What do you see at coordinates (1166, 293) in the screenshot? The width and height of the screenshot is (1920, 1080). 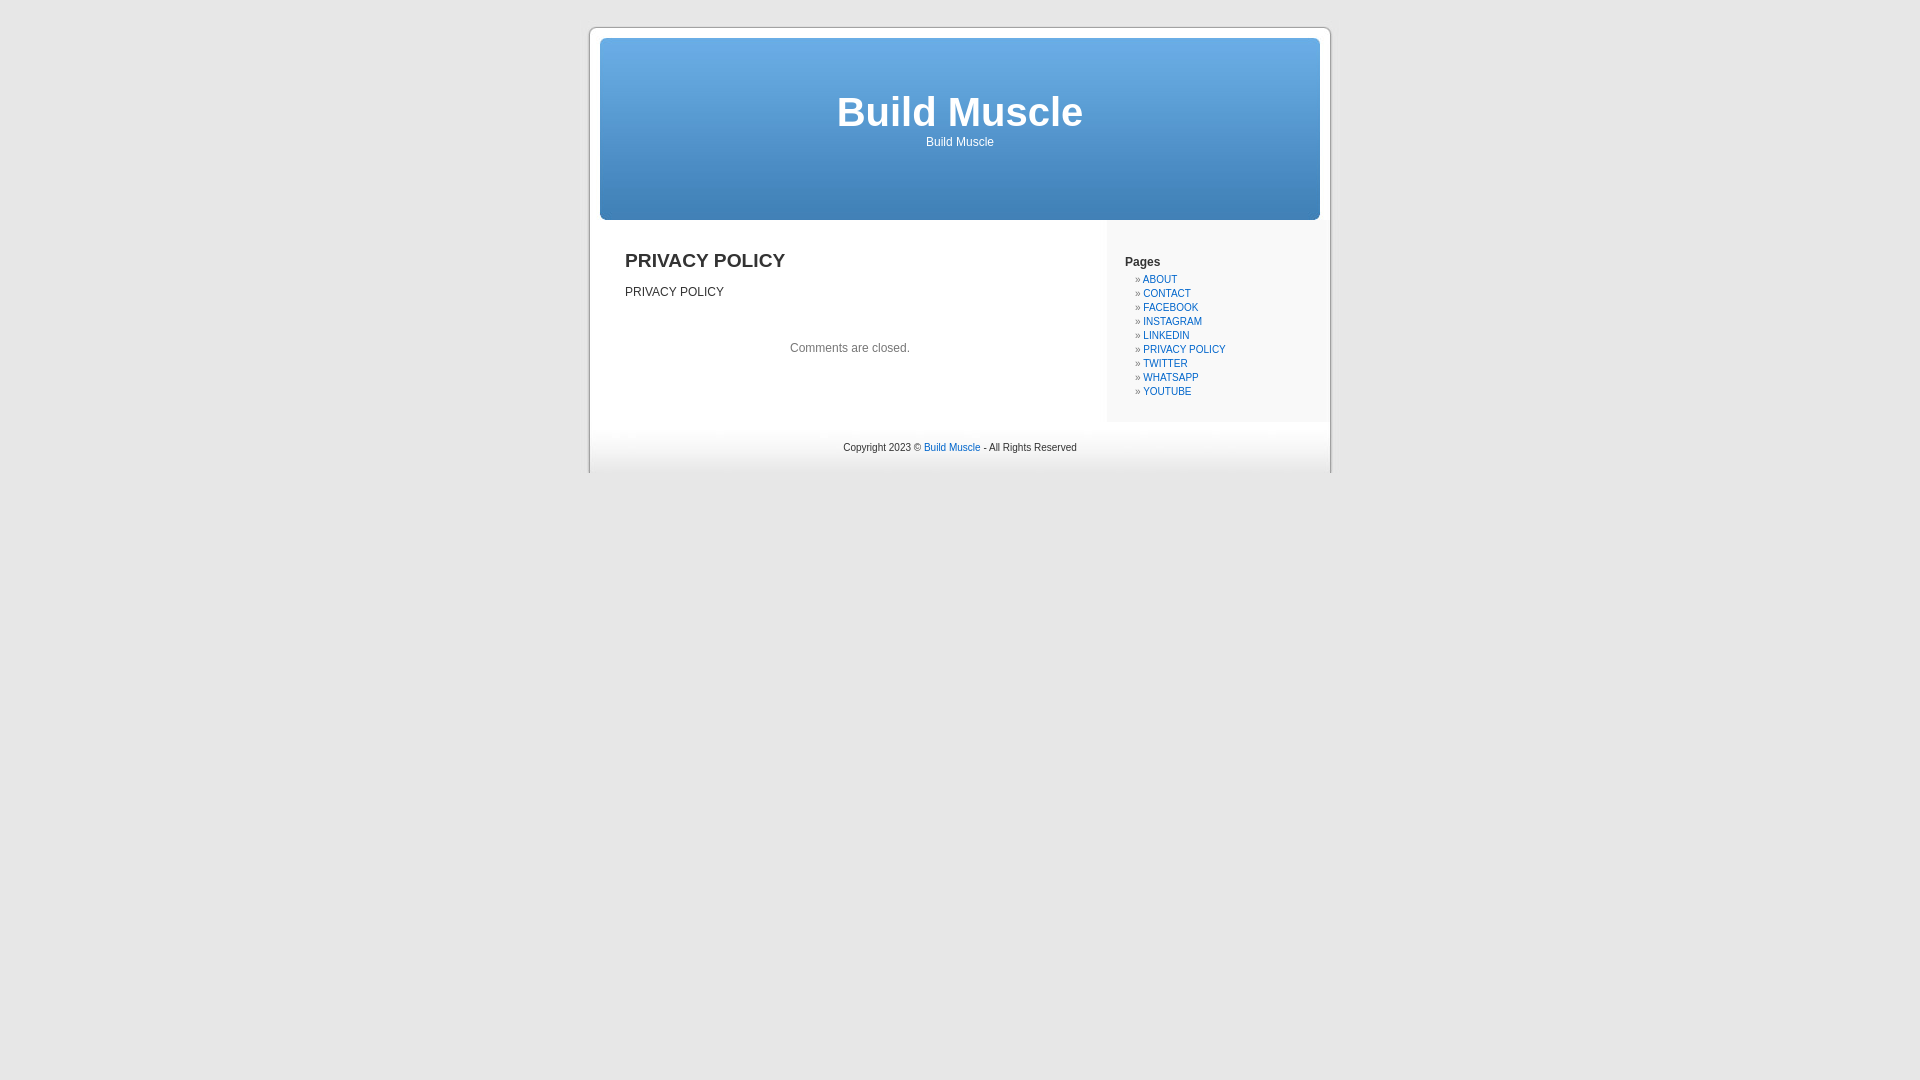 I see `'CONTACT'` at bounding box center [1166, 293].